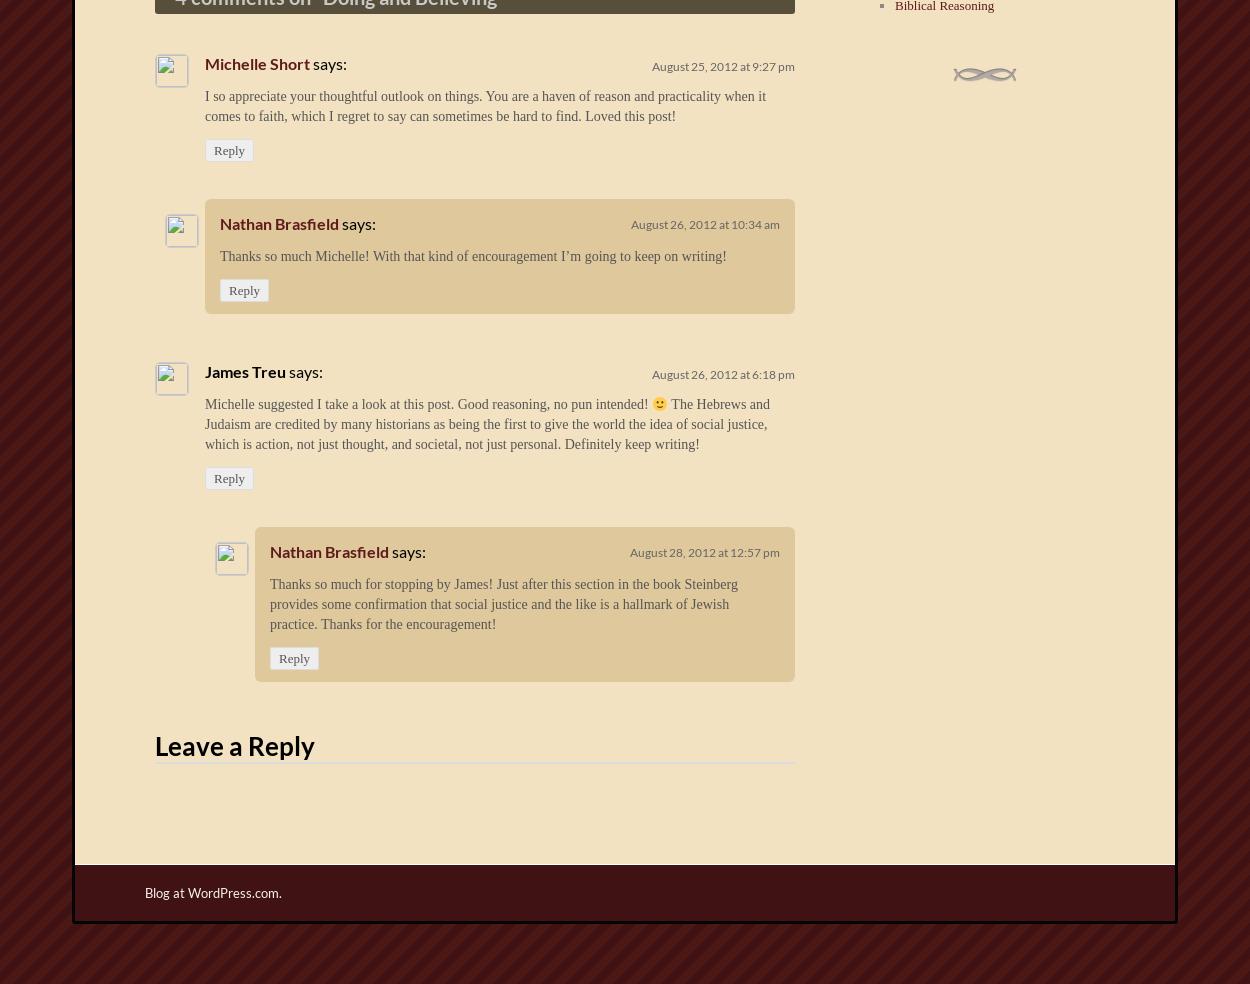  Describe the element at coordinates (204, 424) in the screenshot. I see `'The Hebrews and Judaism are credited by many historians as being the first to give the world the idea of social justice, which is action, not just thought, and societal, not just personal. Definitely keep writing!'` at that location.